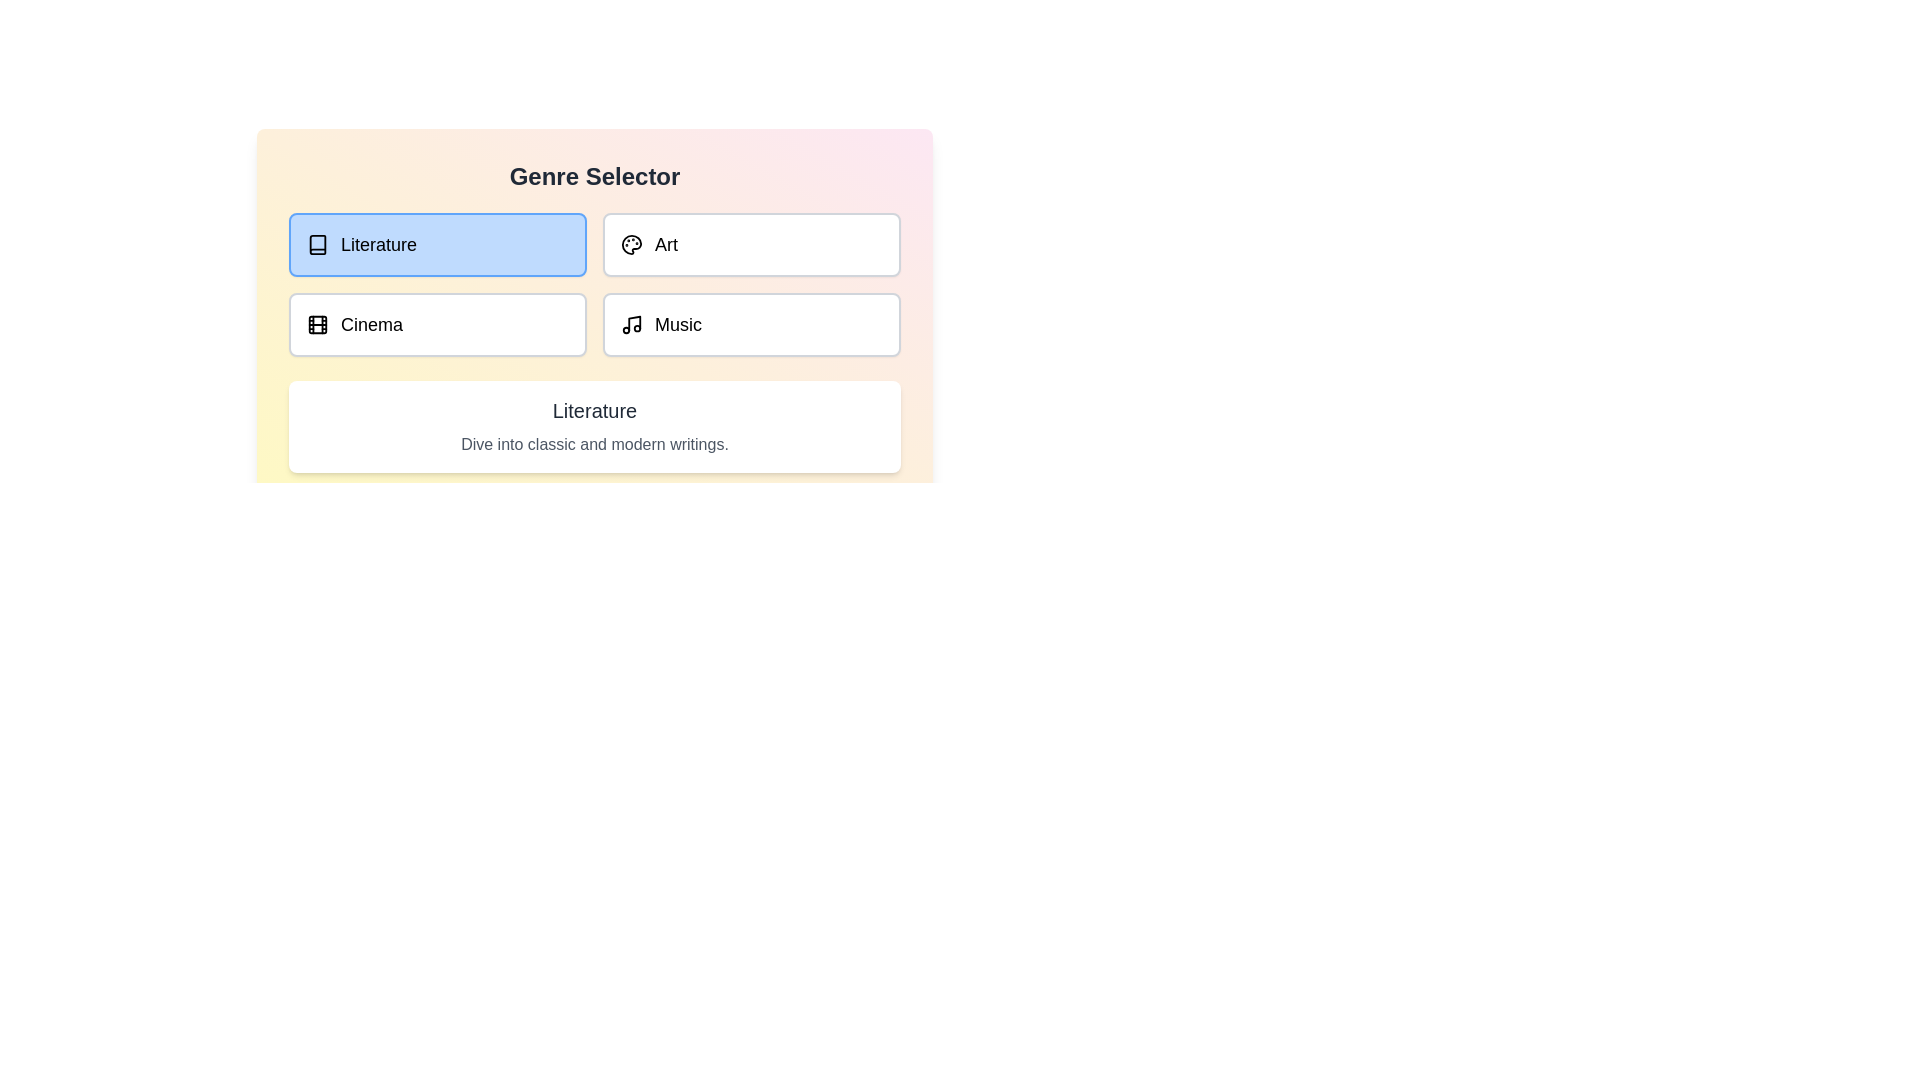 The height and width of the screenshot is (1080, 1920). What do you see at coordinates (631, 323) in the screenshot?
I see `the music note icon located within the 'Music' button, which is positioned in the second row and right column of the grid layout` at bounding box center [631, 323].